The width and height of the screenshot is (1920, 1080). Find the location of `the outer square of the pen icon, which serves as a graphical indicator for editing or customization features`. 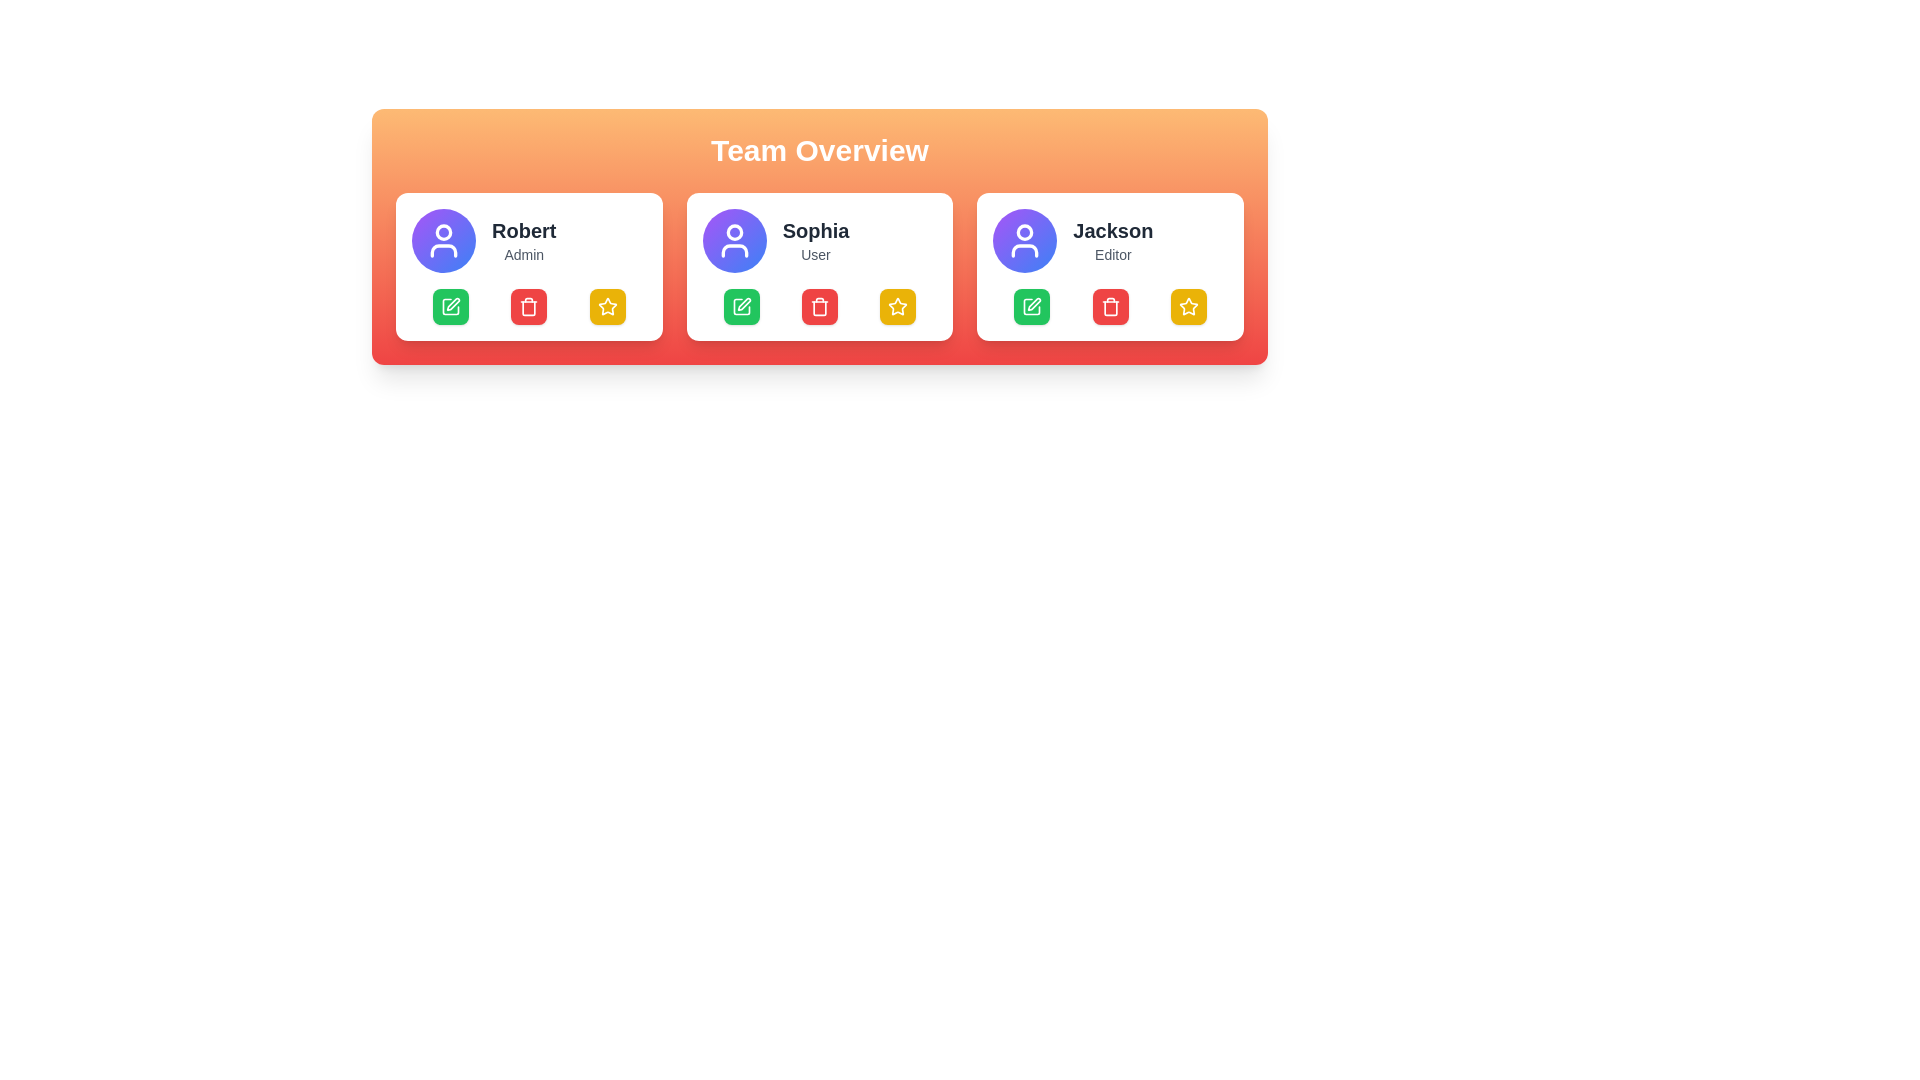

the outer square of the pen icon, which serves as a graphical indicator for editing or customization features is located at coordinates (1032, 307).